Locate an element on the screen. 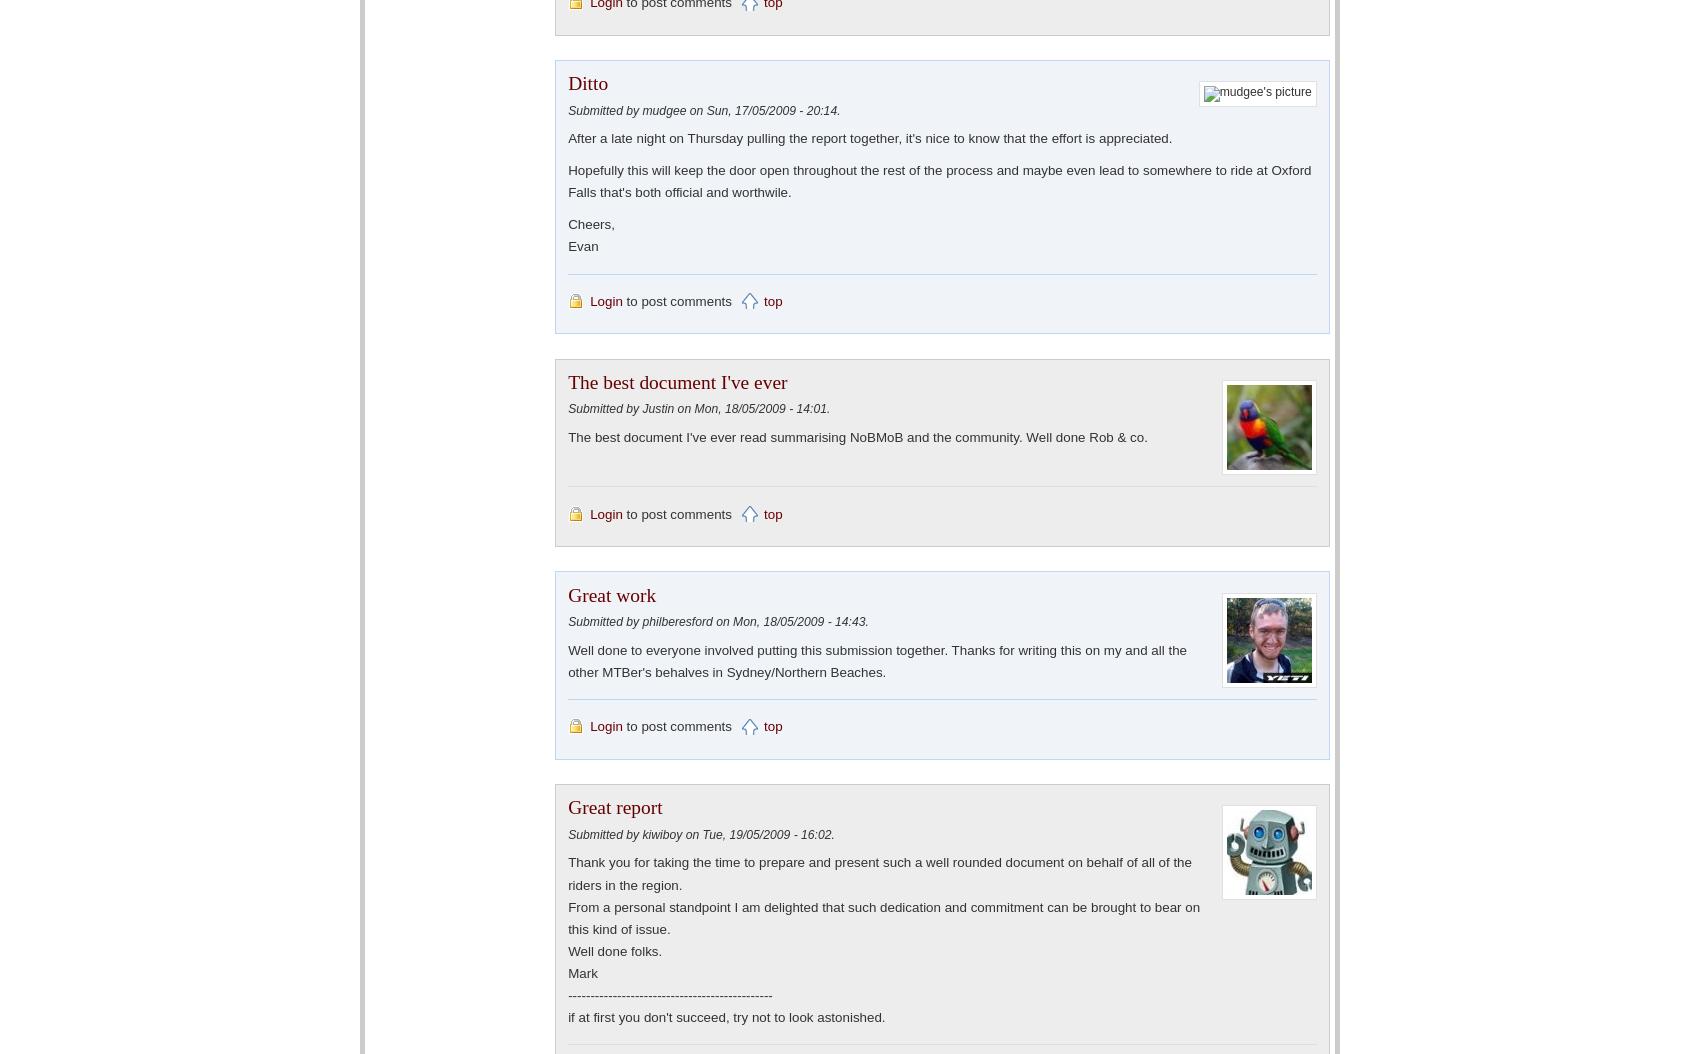 Image resolution: width=1700 pixels, height=1054 pixels. 'Well done folks.' is located at coordinates (614, 950).